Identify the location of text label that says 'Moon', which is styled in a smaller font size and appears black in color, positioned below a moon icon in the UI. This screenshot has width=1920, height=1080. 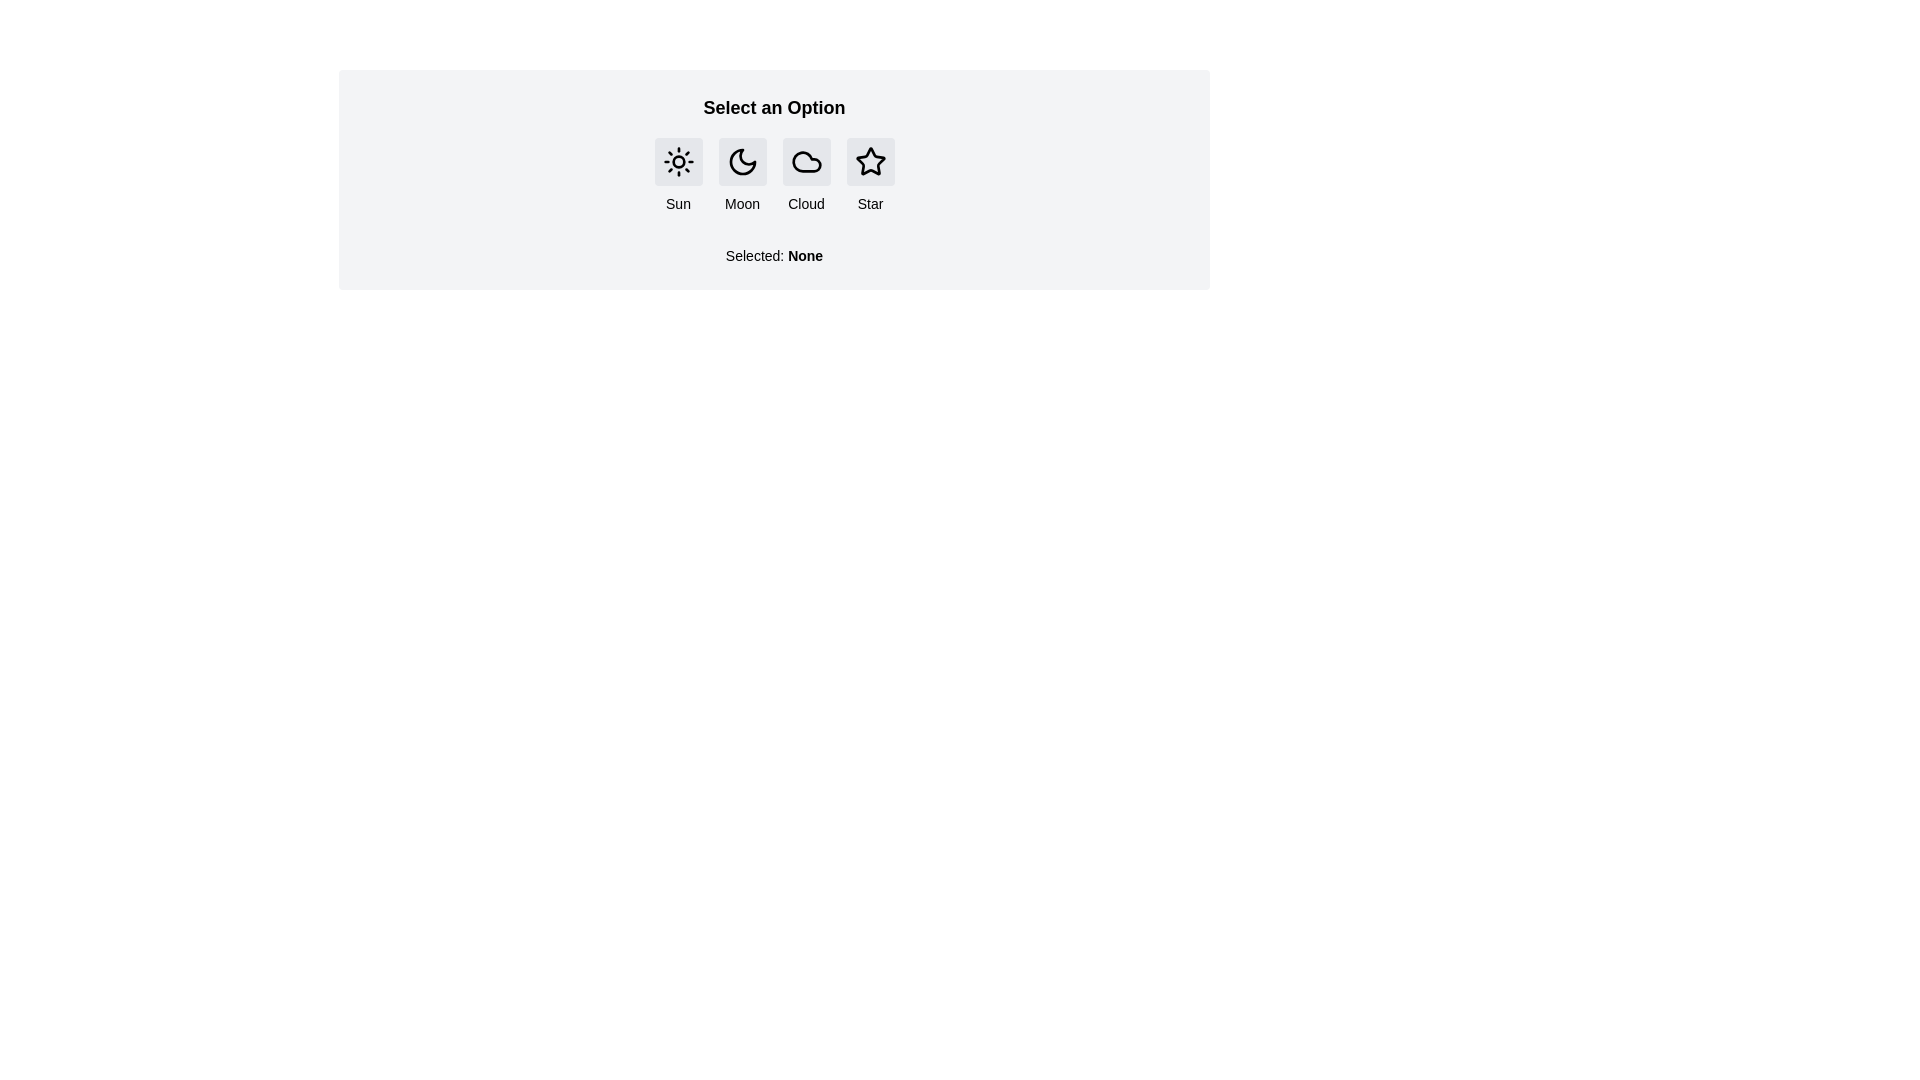
(741, 204).